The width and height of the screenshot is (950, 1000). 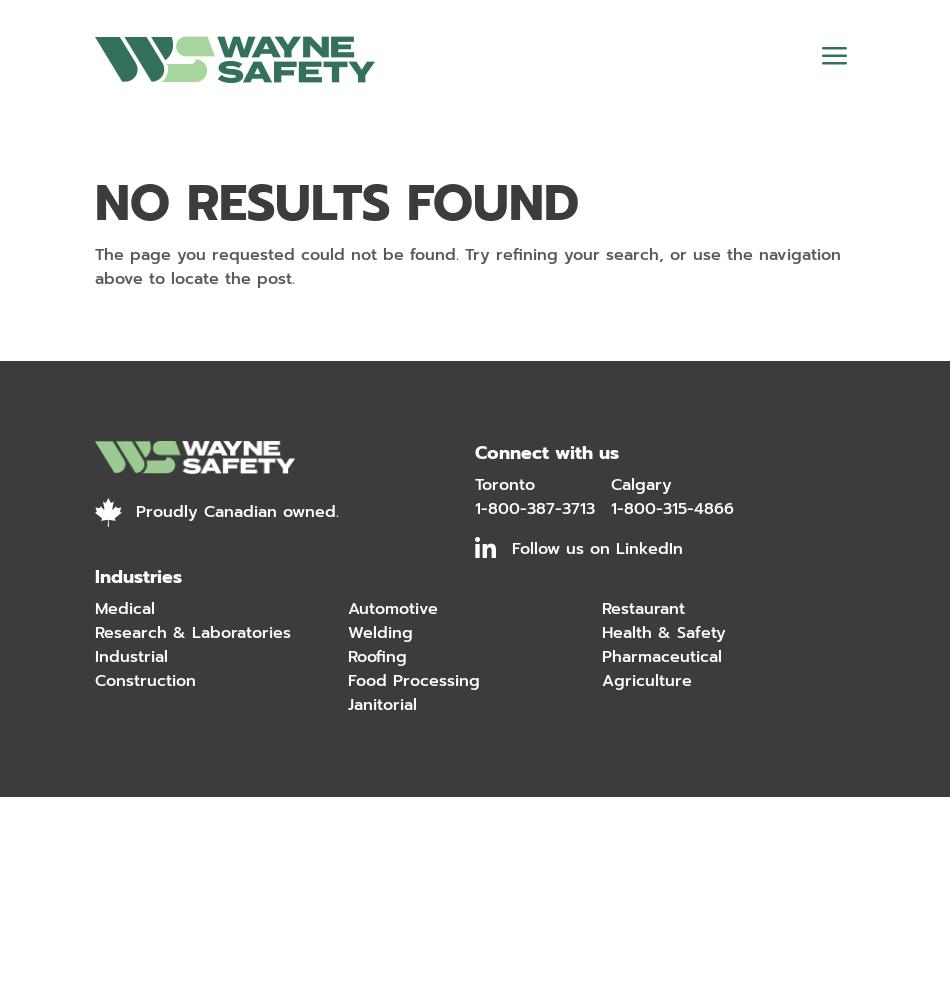 What do you see at coordinates (125, 608) in the screenshot?
I see `'Medical'` at bounding box center [125, 608].